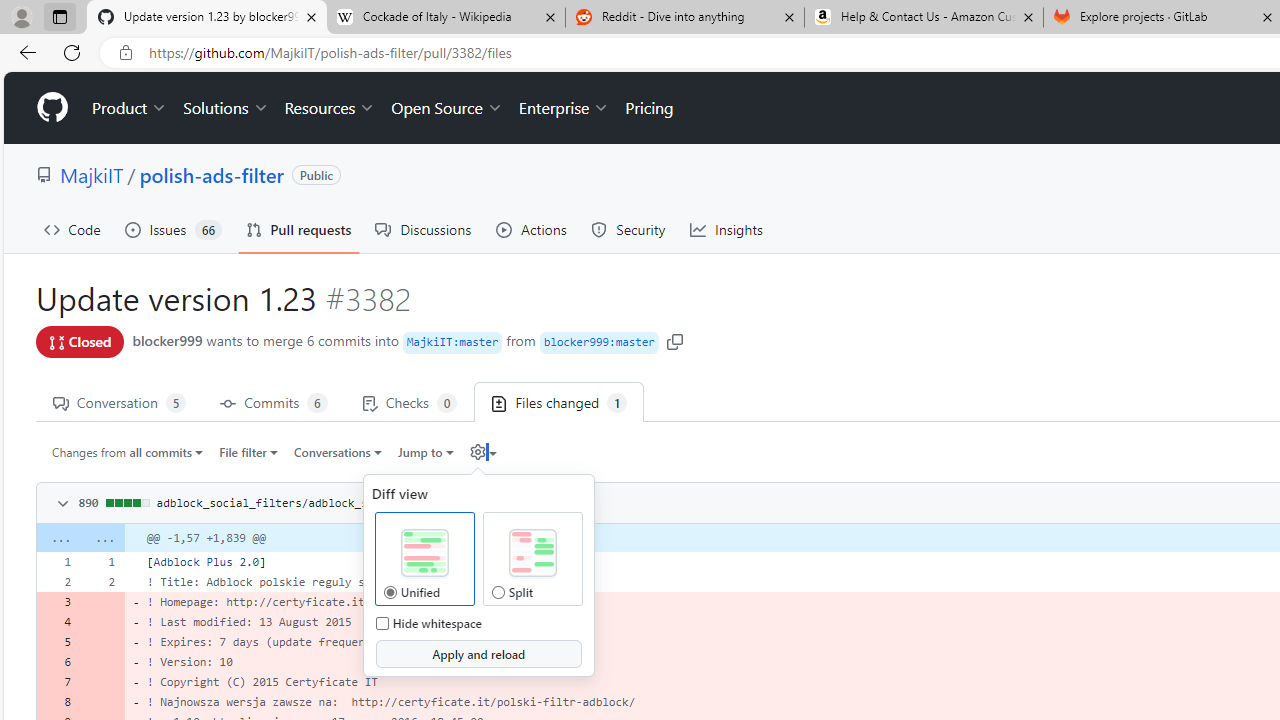 This screenshot has width=1280, height=720. I want to click on 'Unified Diff View Unified', so click(389, 590).